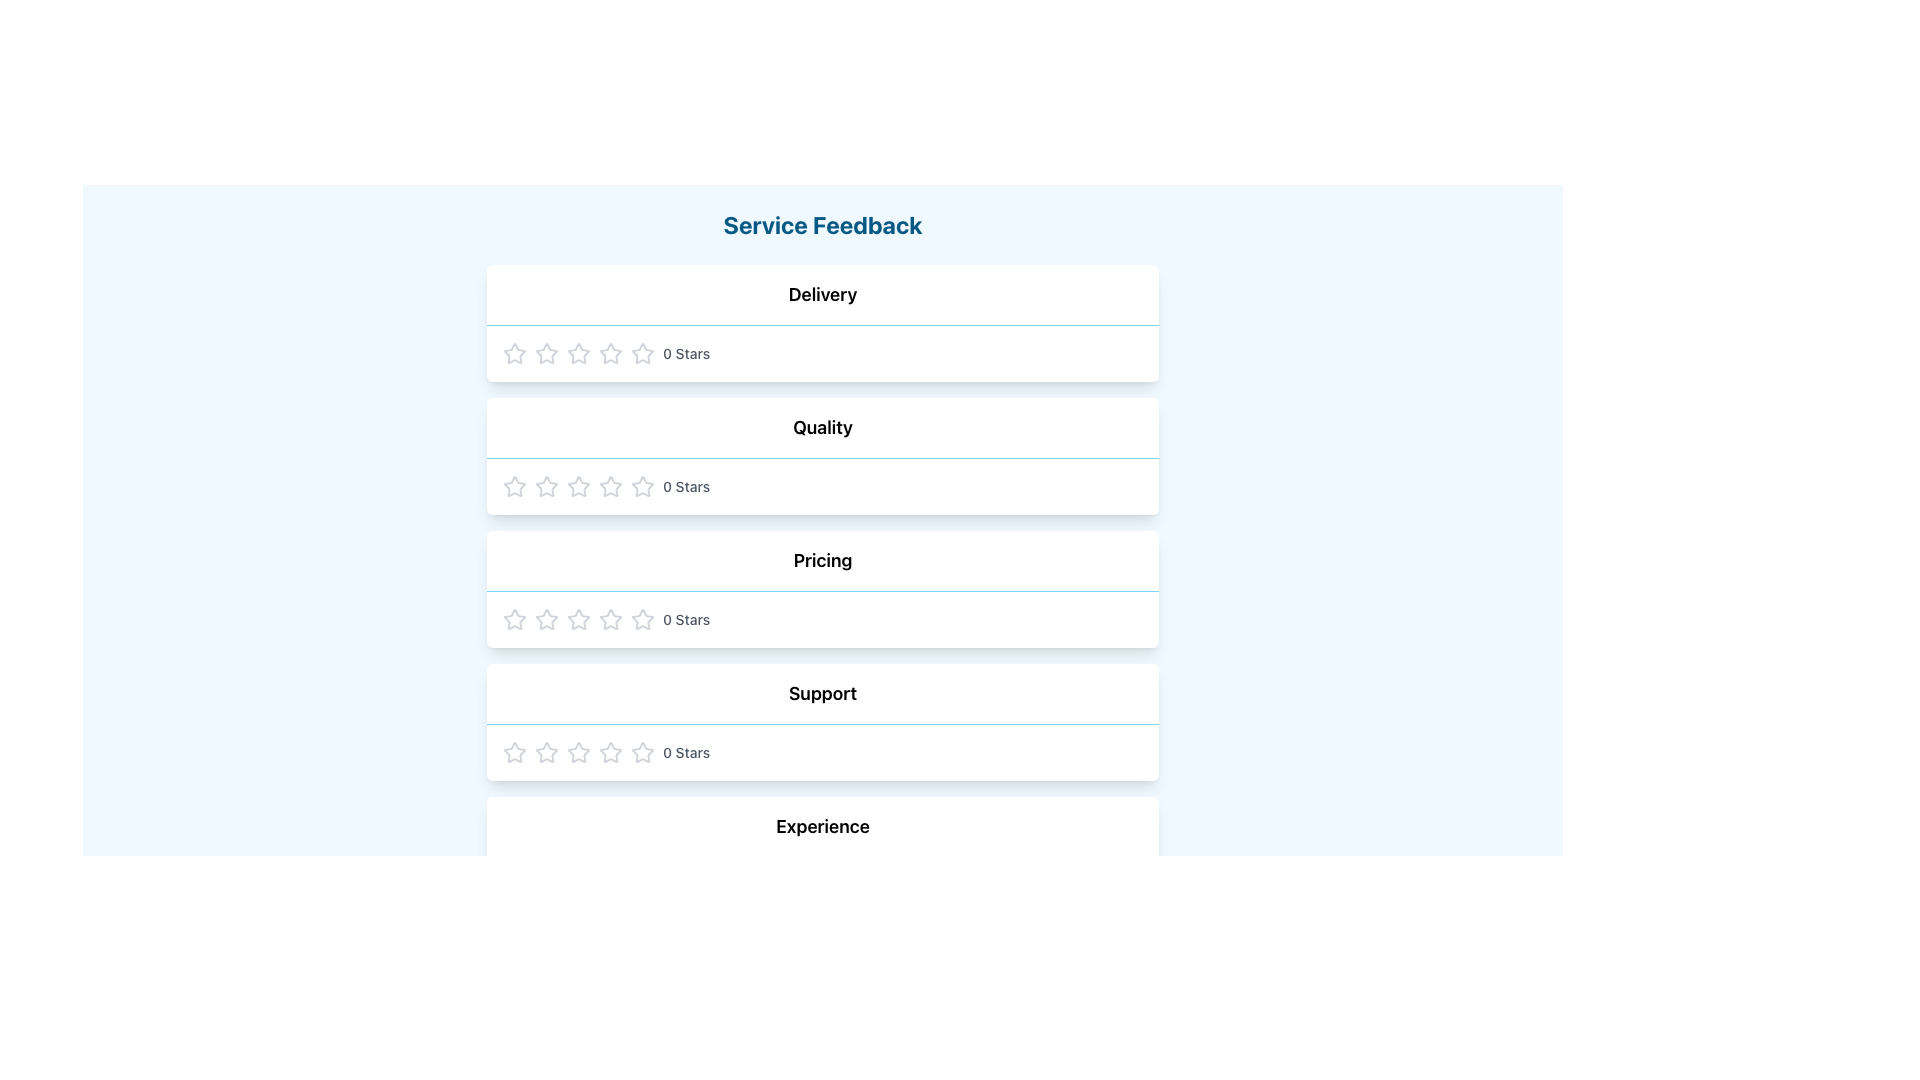 This screenshot has width=1920, height=1080. Describe the element at coordinates (609, 486) in the screenshot. I see `the first star-shaped icon in the star rating control under the 'Quality' category` at that location.